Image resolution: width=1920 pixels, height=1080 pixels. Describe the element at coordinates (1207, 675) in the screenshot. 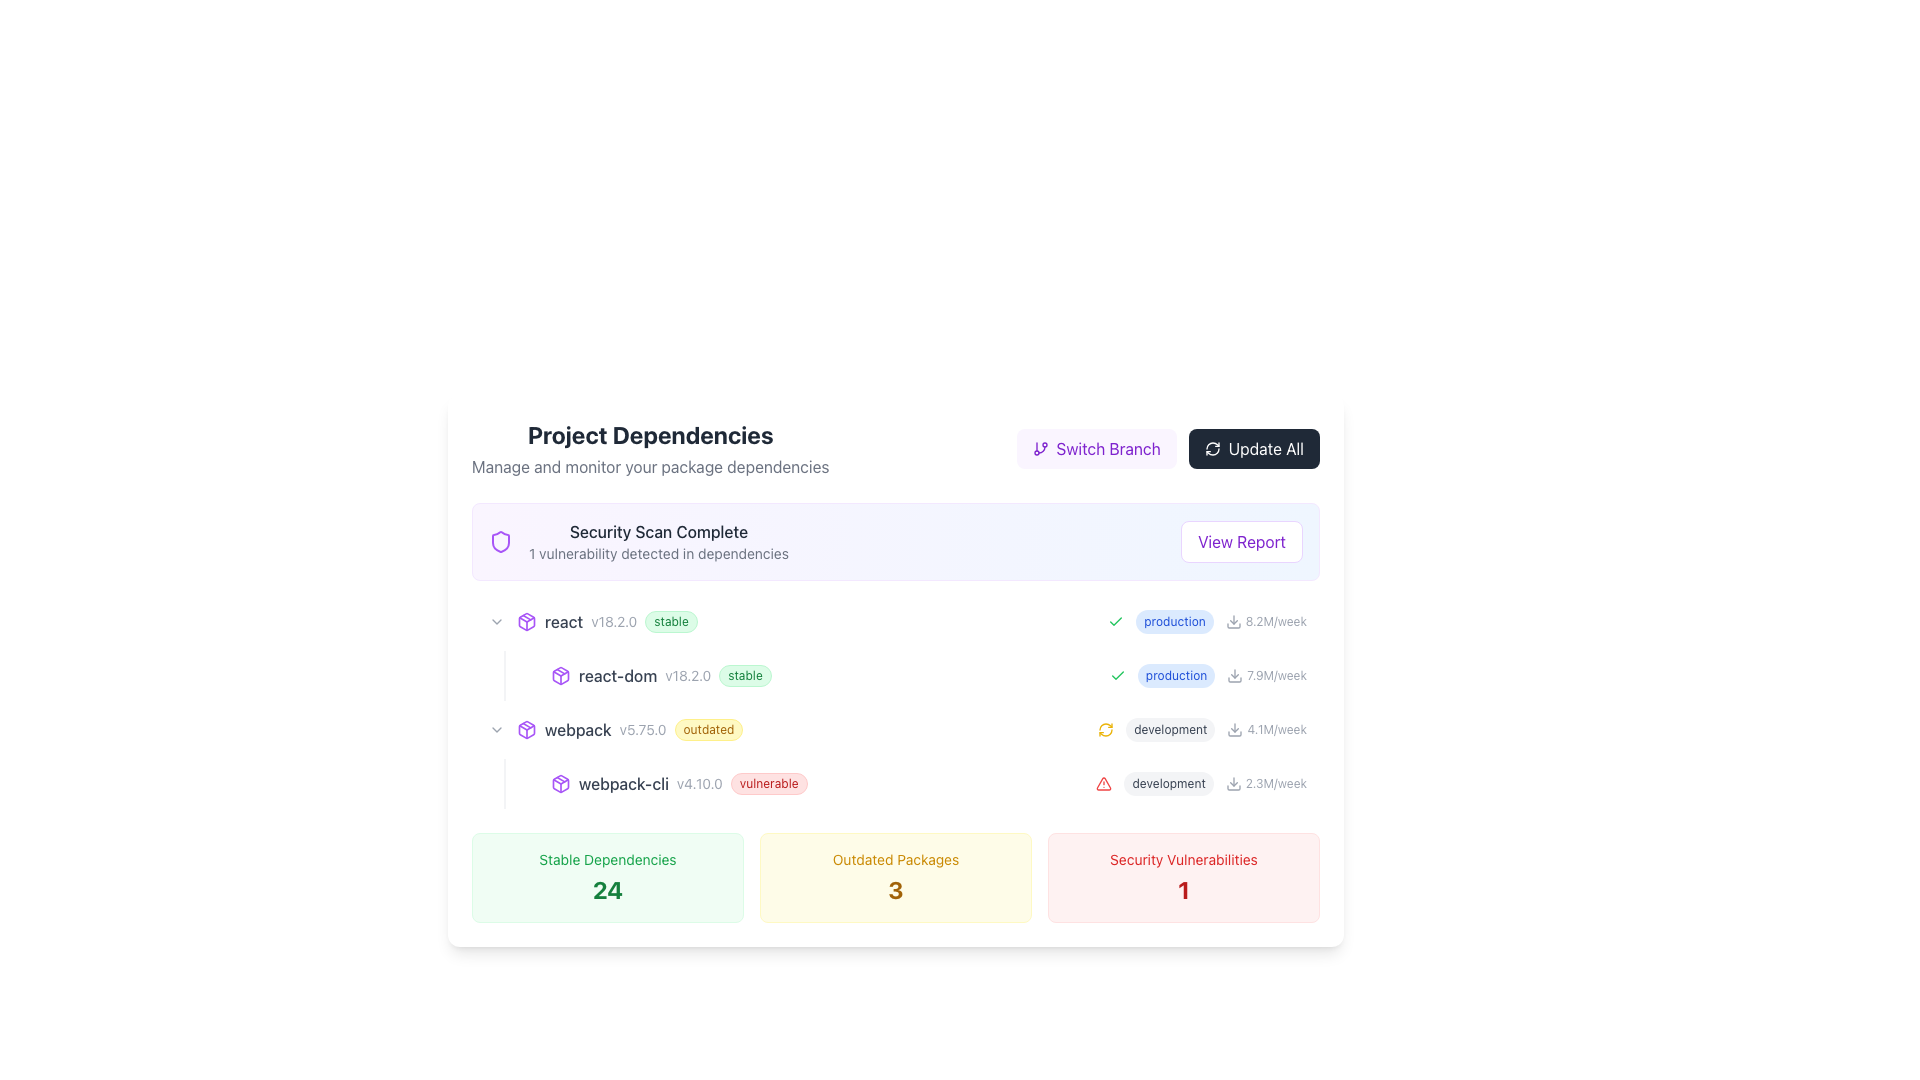

I see `'production' label with the statistics '7.9M/week' located in the bottom-right section of the interface, which is part of the 'Project Dependencies' list` at that location.